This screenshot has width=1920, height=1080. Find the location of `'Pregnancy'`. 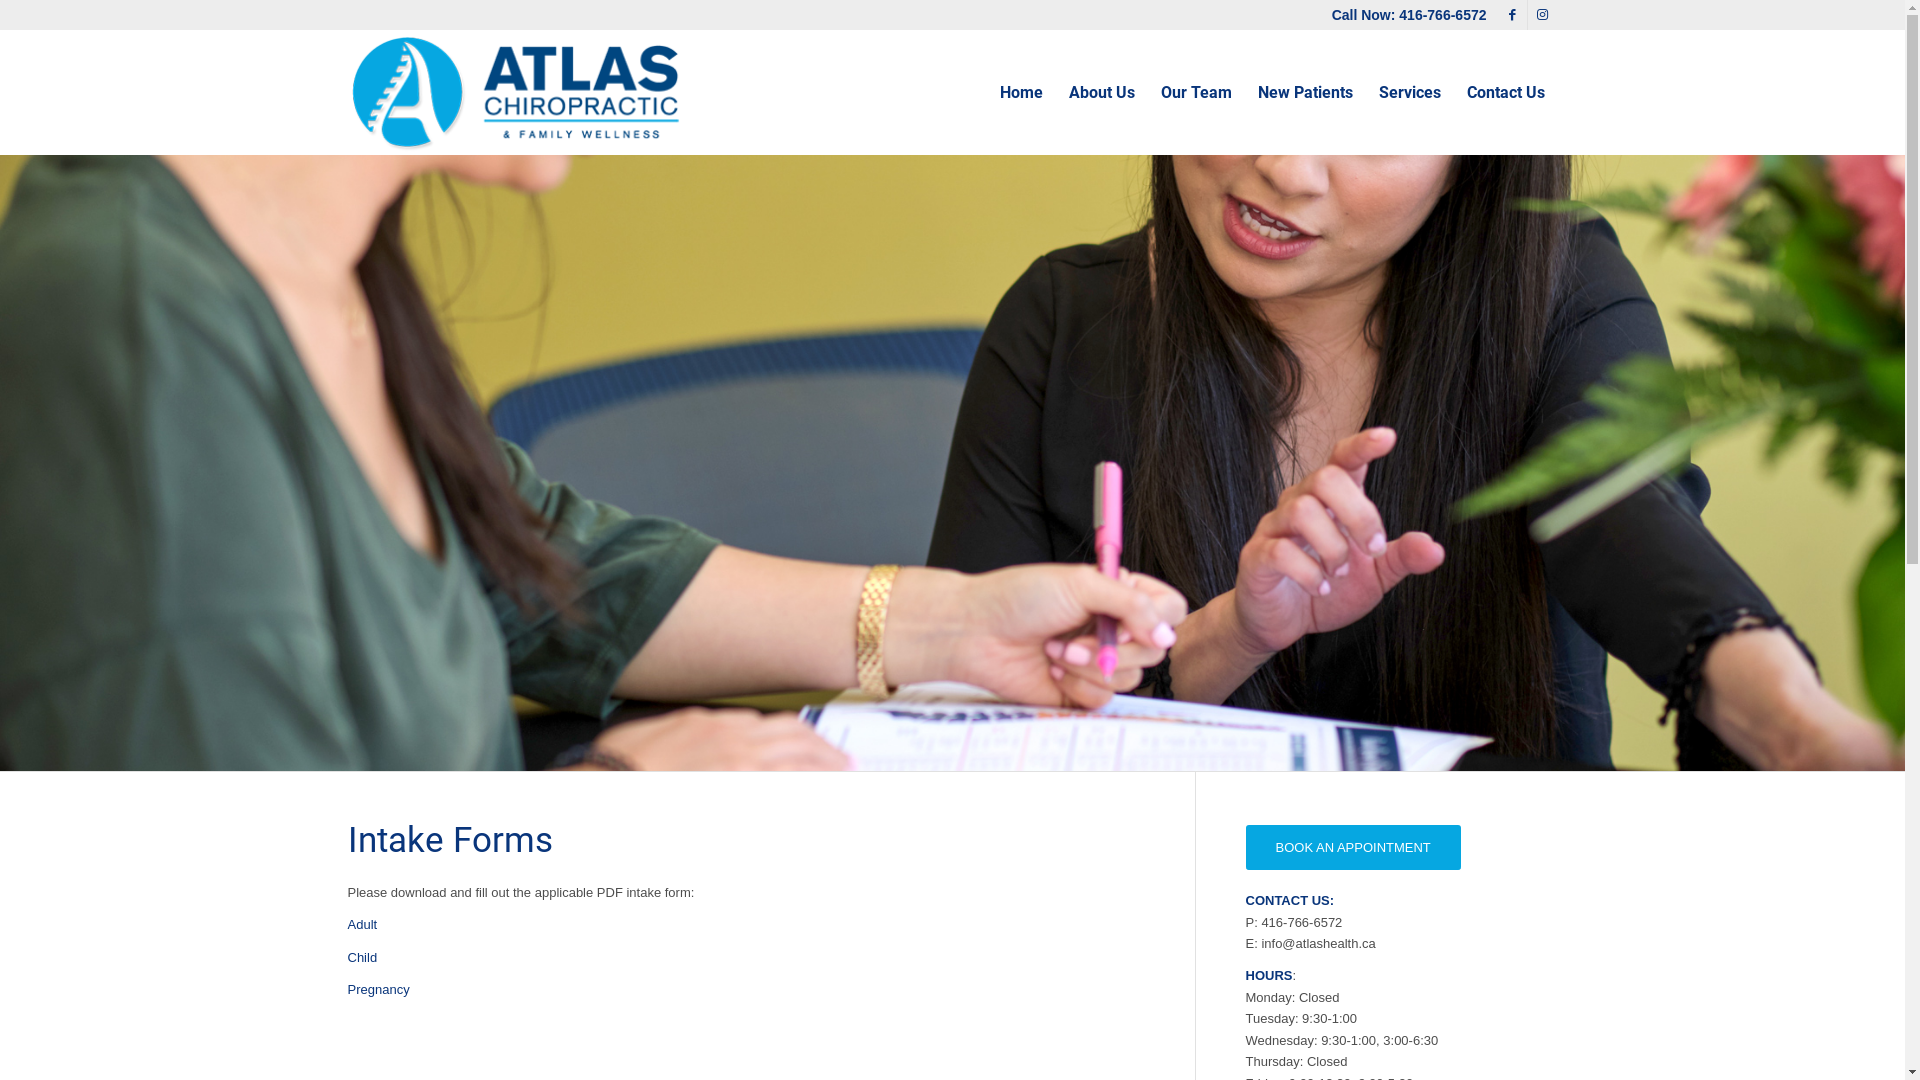

'Pregnancy' is located at coordinates (347, 988).